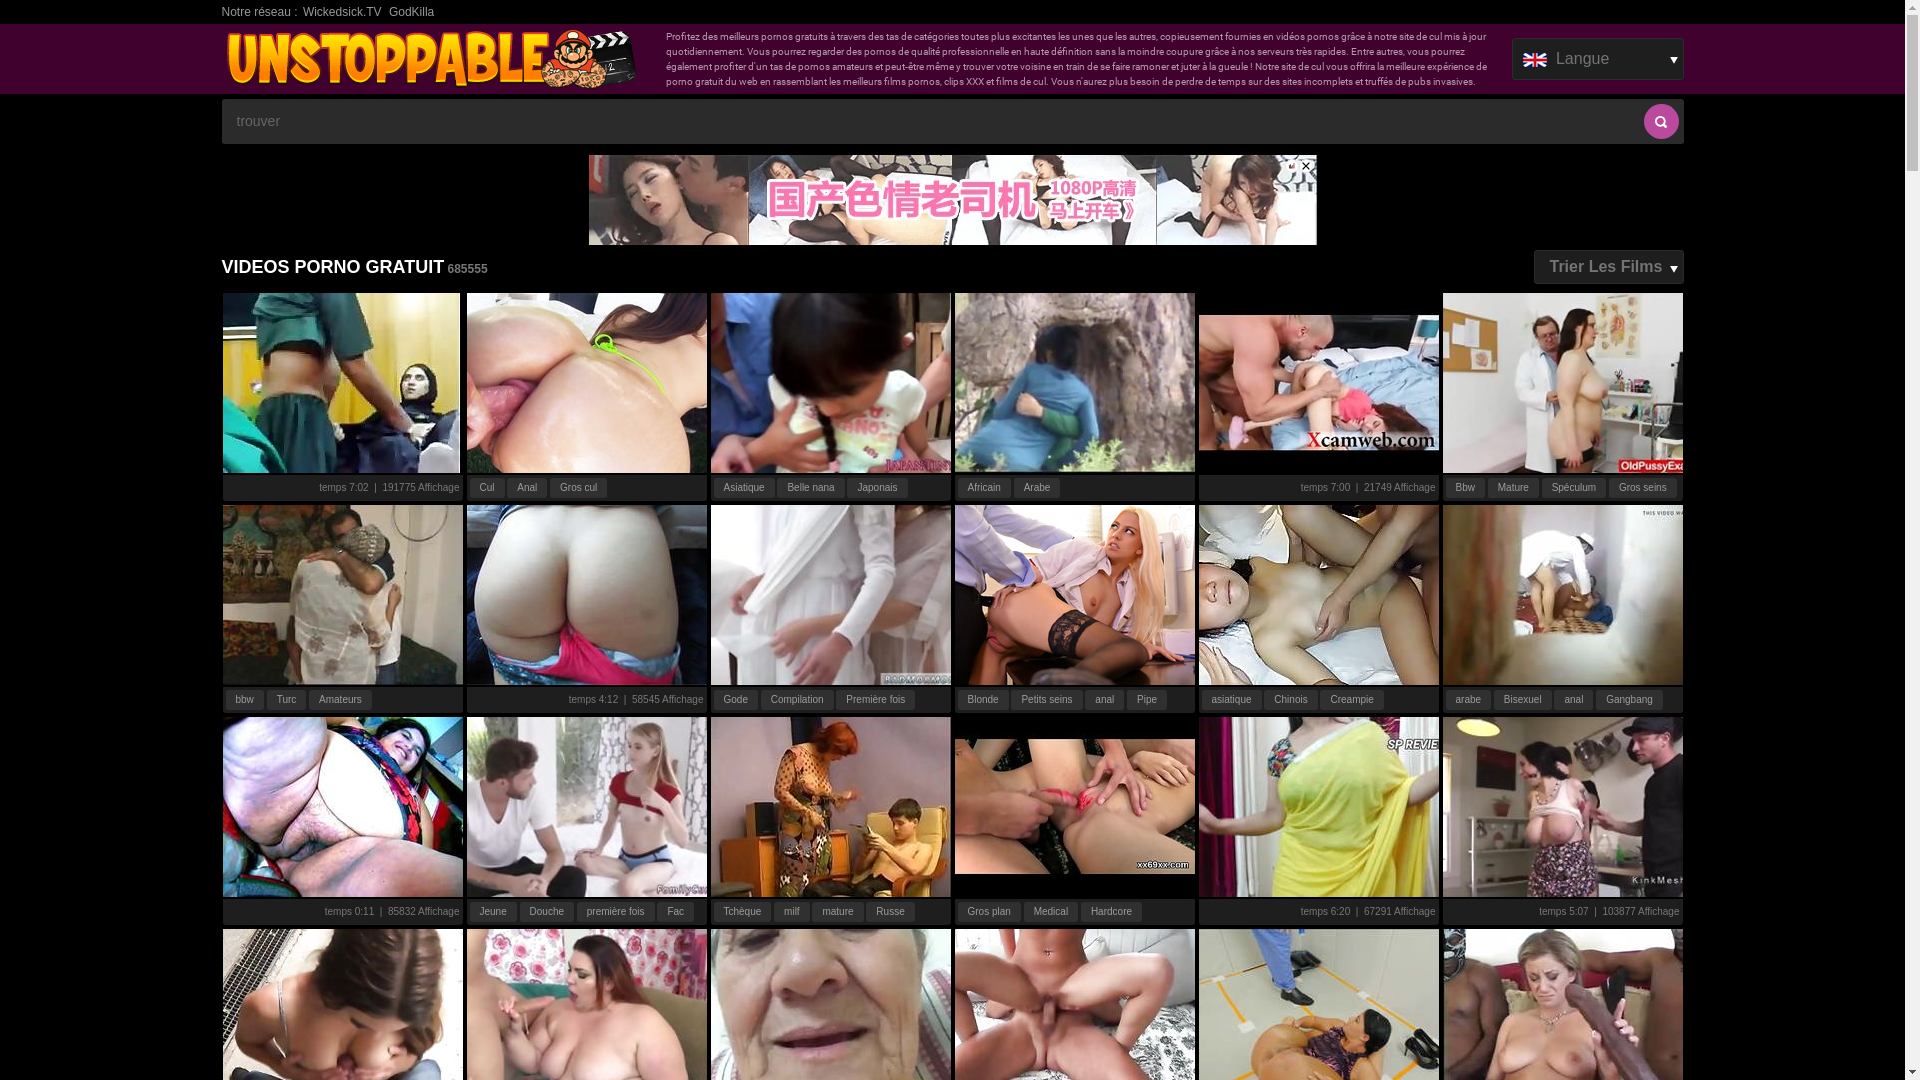 The image size is (1920, 1080). I want to click on 'recherche', so click(1661, 121).